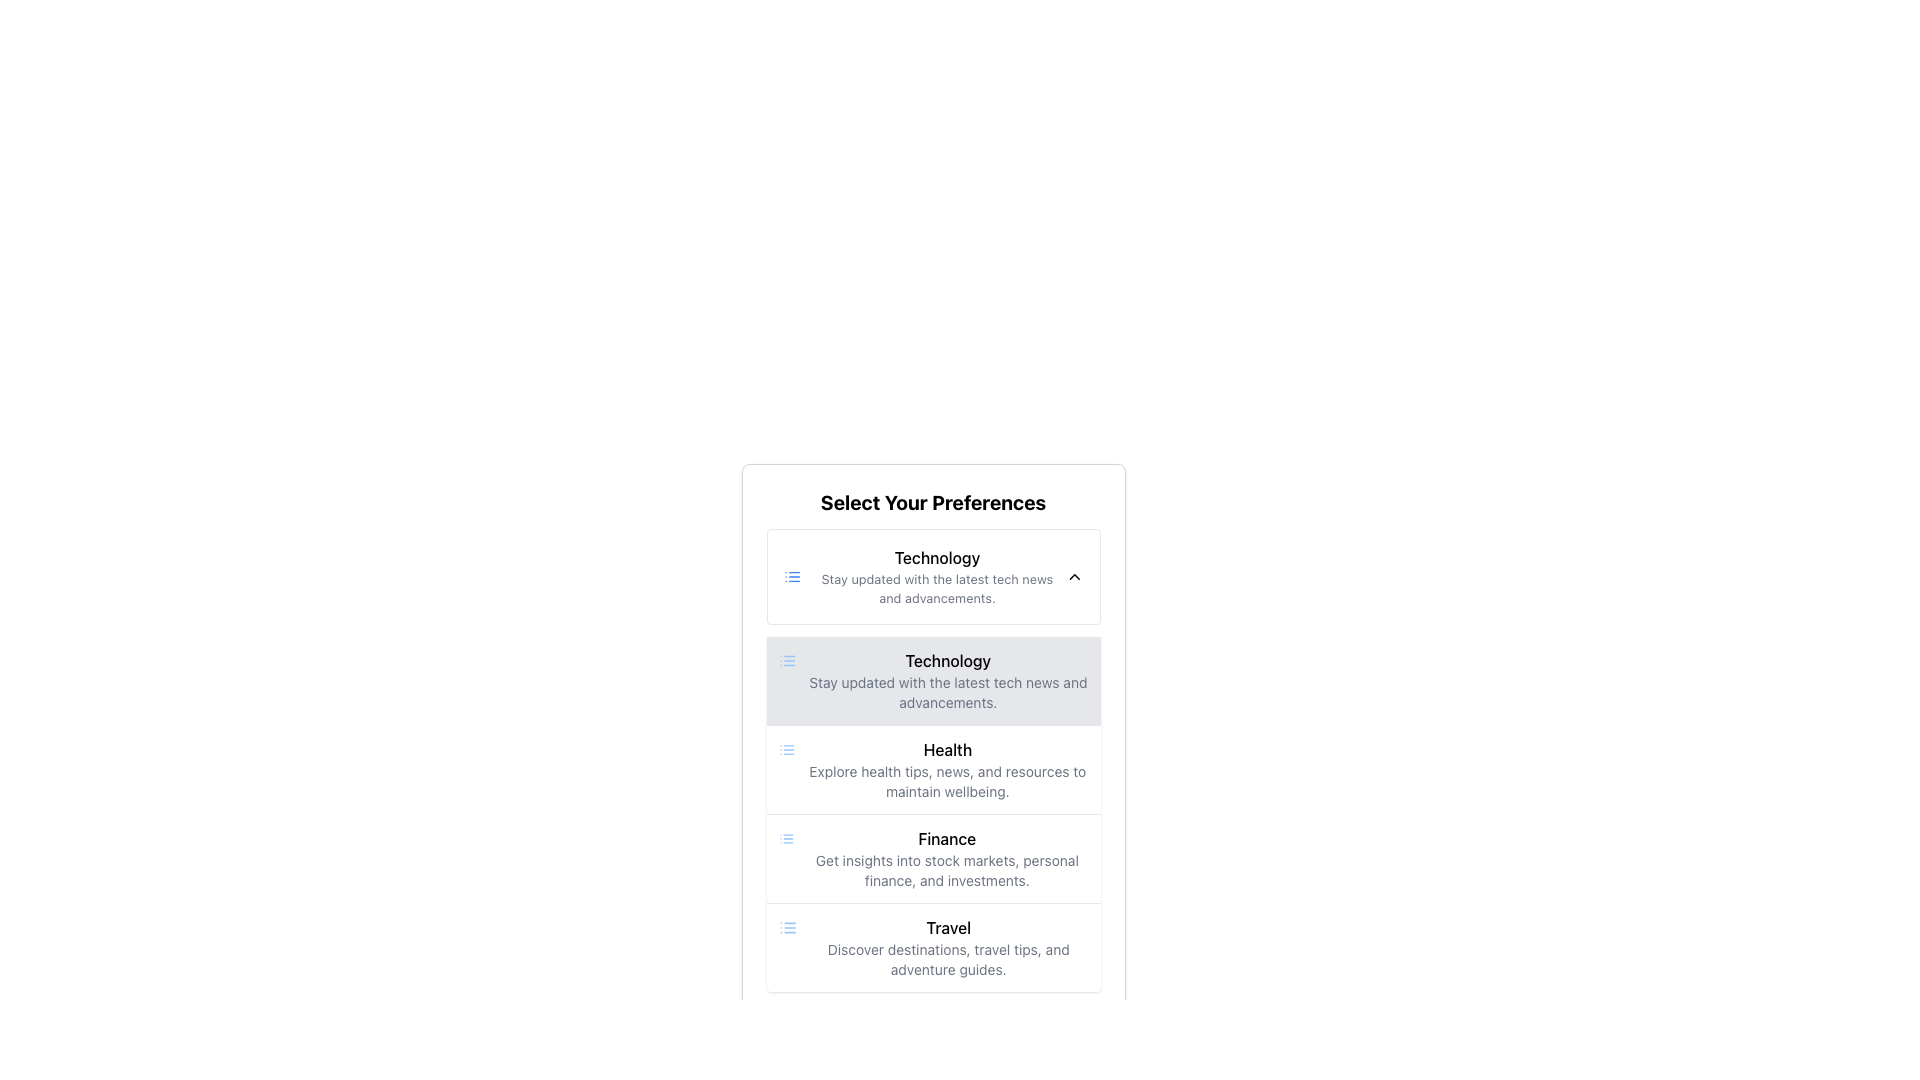 This screenshot has width=1920, height=1080. What do you see at coordinates (936, 577) in the screenshot?
I see `the text block titled 'Technology' which contains a bolded heading and a descriptive paragraph about tech news, located beneath 'Select Your Preferences.'` at bounding box center [936, 577].